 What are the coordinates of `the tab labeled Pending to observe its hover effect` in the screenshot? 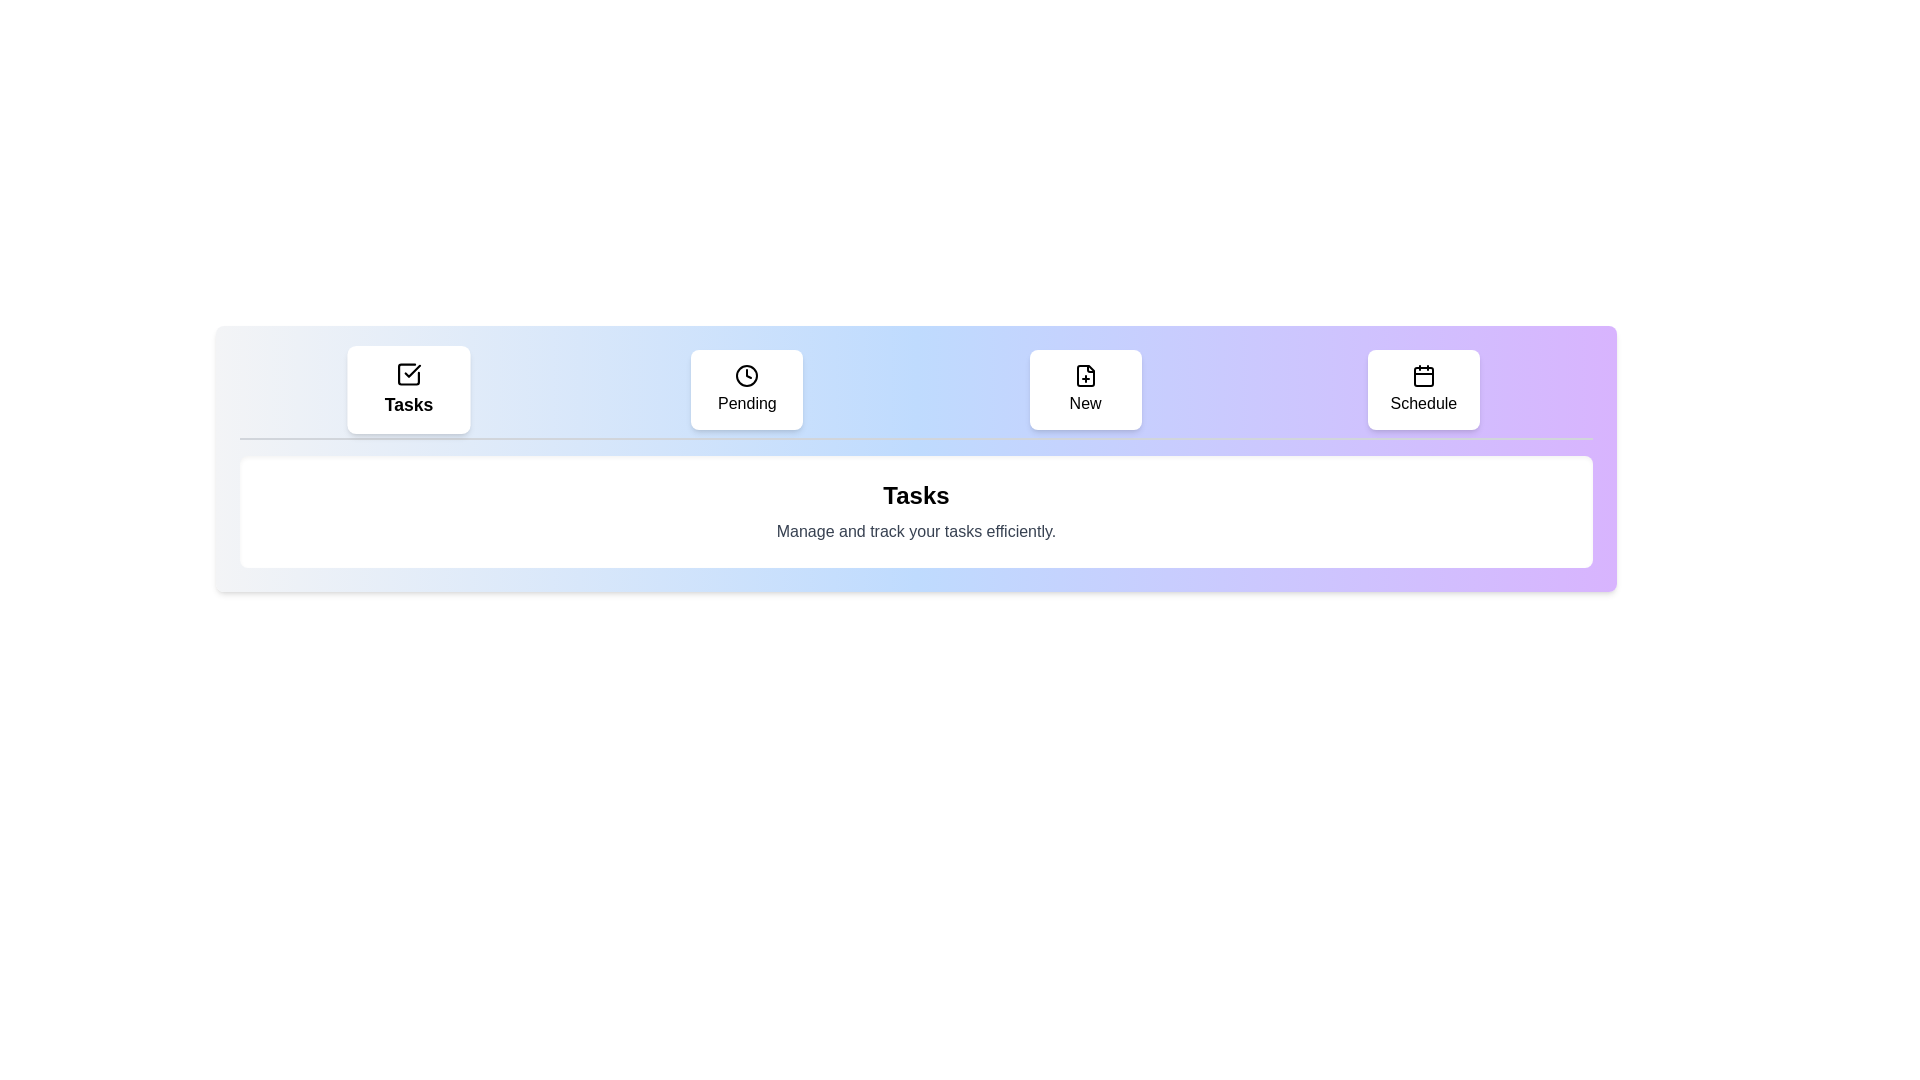 It's located at (746, 389).